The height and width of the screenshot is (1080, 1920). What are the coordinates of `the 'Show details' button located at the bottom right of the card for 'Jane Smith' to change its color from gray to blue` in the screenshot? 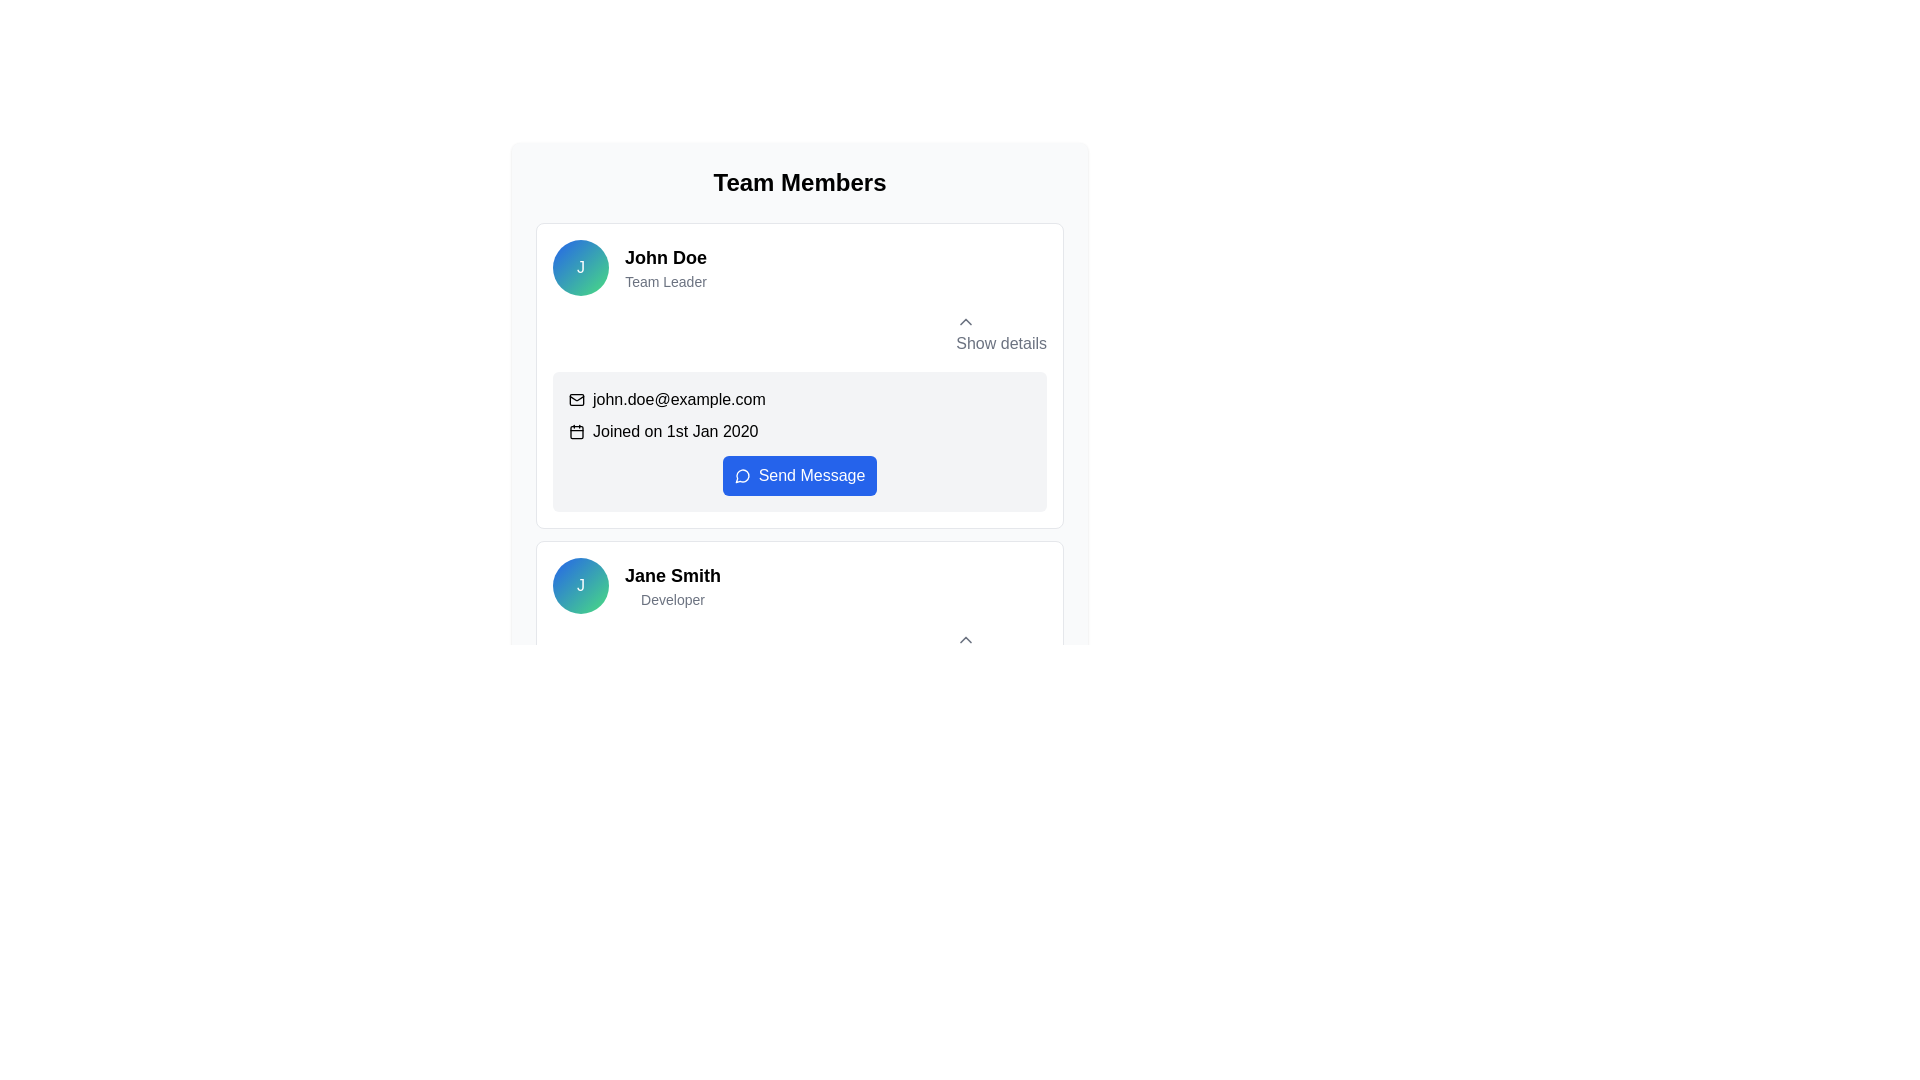 It's located at (1001, 651).